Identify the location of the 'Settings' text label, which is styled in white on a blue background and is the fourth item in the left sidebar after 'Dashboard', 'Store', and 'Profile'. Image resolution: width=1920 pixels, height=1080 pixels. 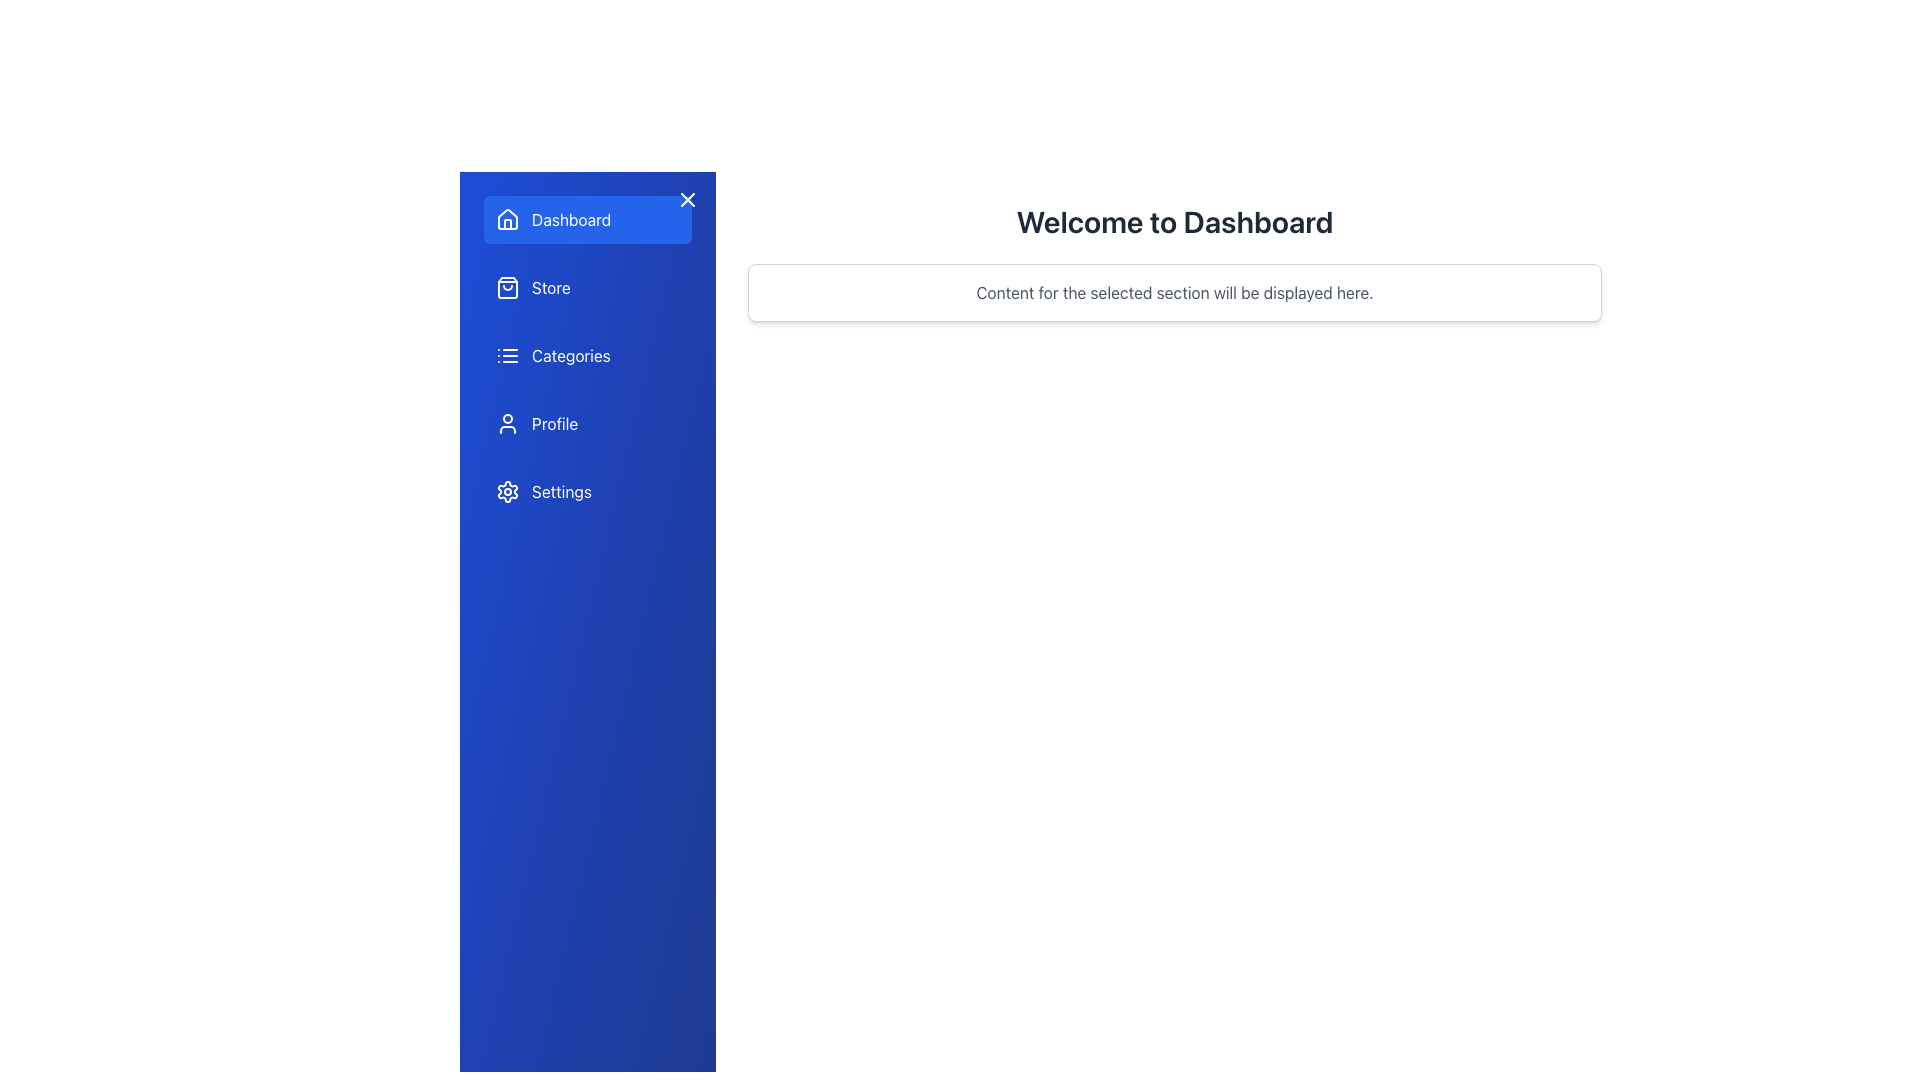
(560, 492).